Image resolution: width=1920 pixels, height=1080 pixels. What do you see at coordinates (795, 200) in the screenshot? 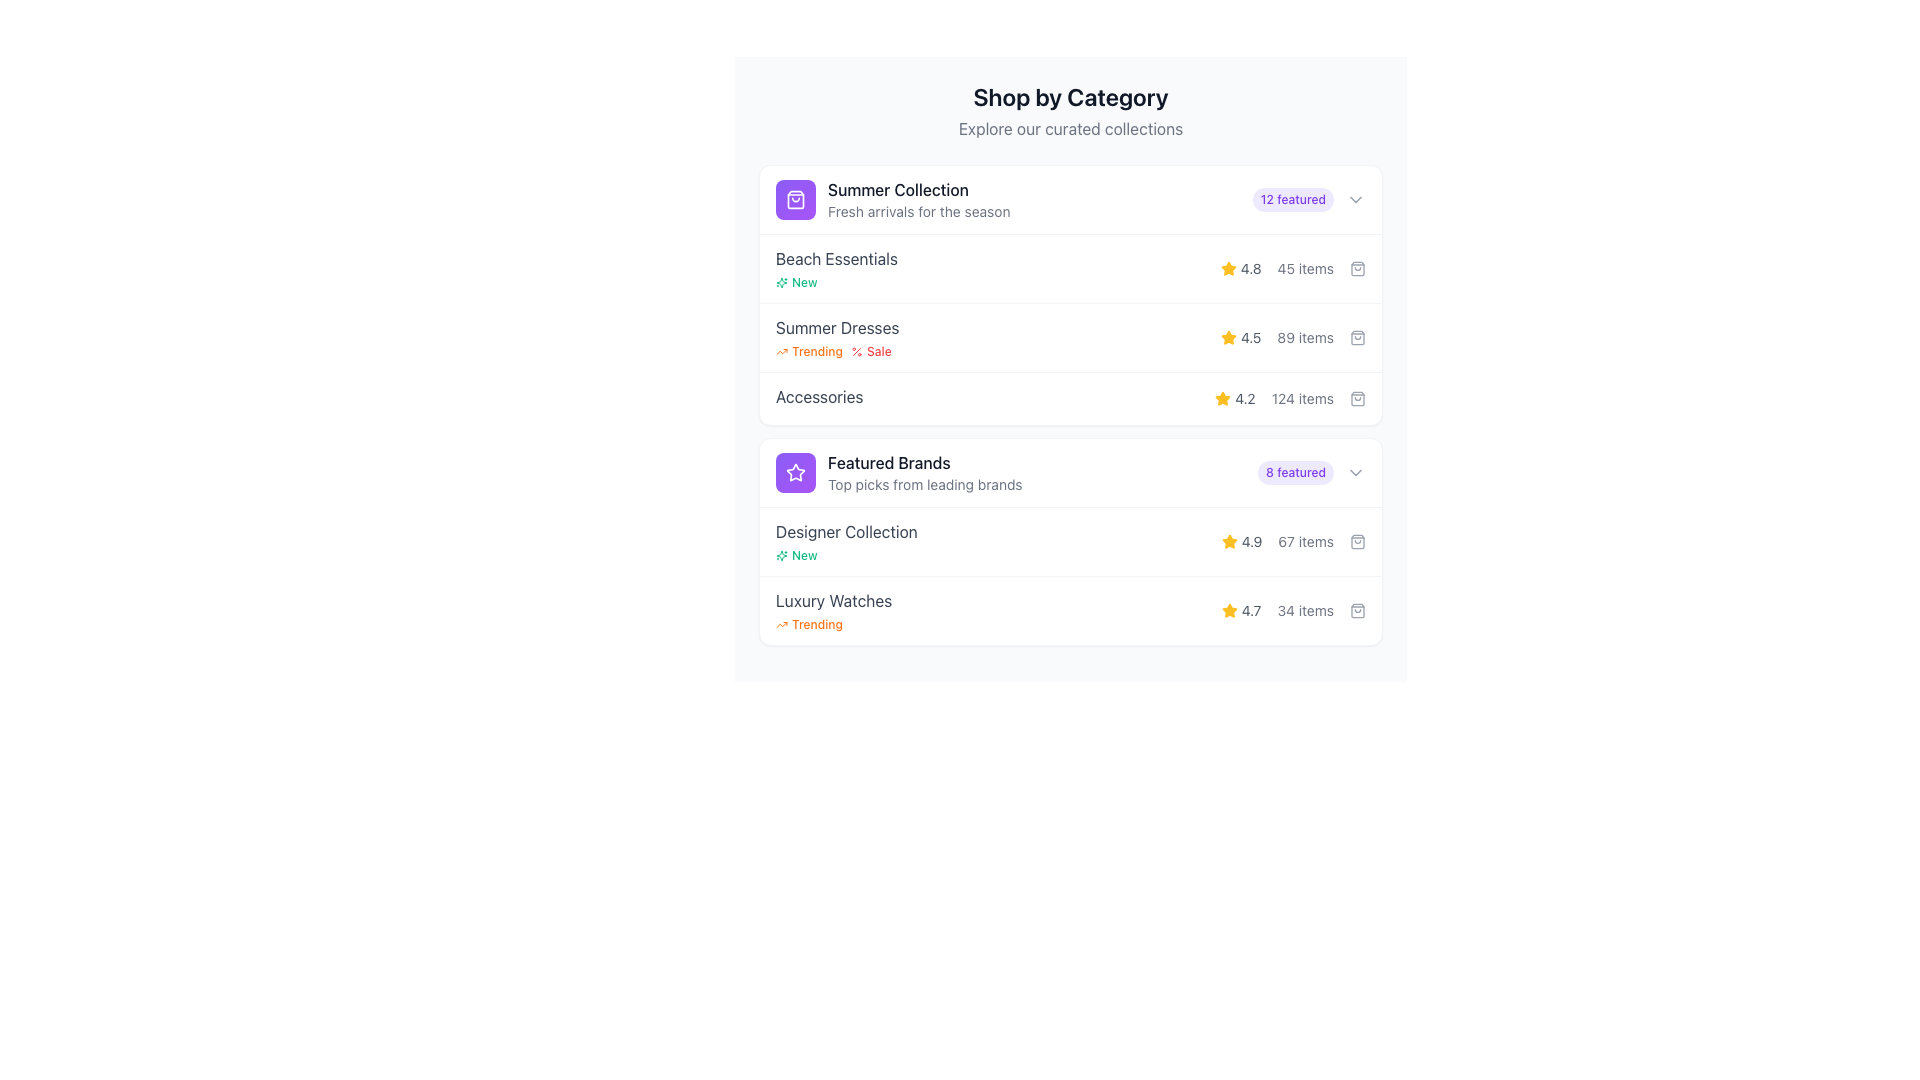
I see `the square-shaped icon with a gradient background transitioning from violet to purple, which contains a white shopping bag graphic. This icon is located in the left section of the row labeled 'Summer Collection', next to the text 'Summer Collection' and 'Fresh arrivals for the season'` at bounding box center [795, 200].